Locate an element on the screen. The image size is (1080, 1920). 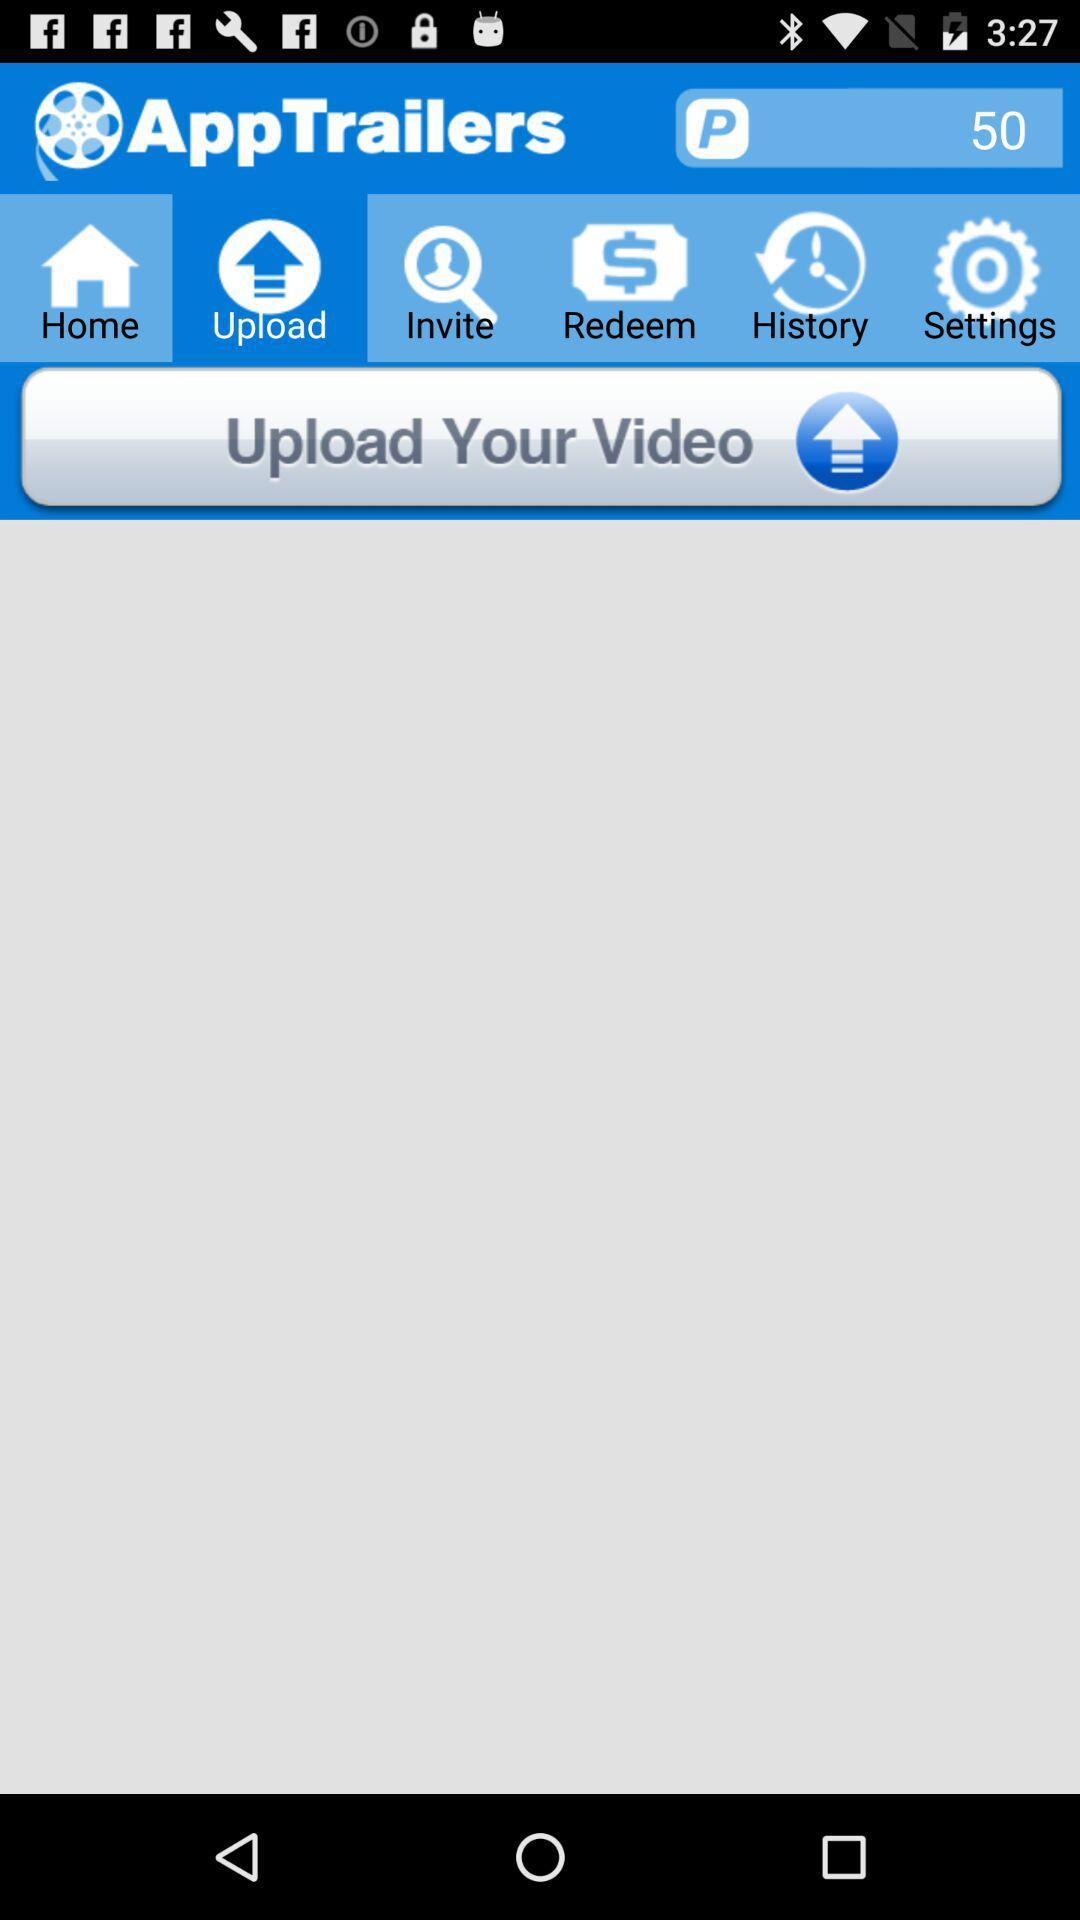
upload video loading is located at coordinates (540, 440).